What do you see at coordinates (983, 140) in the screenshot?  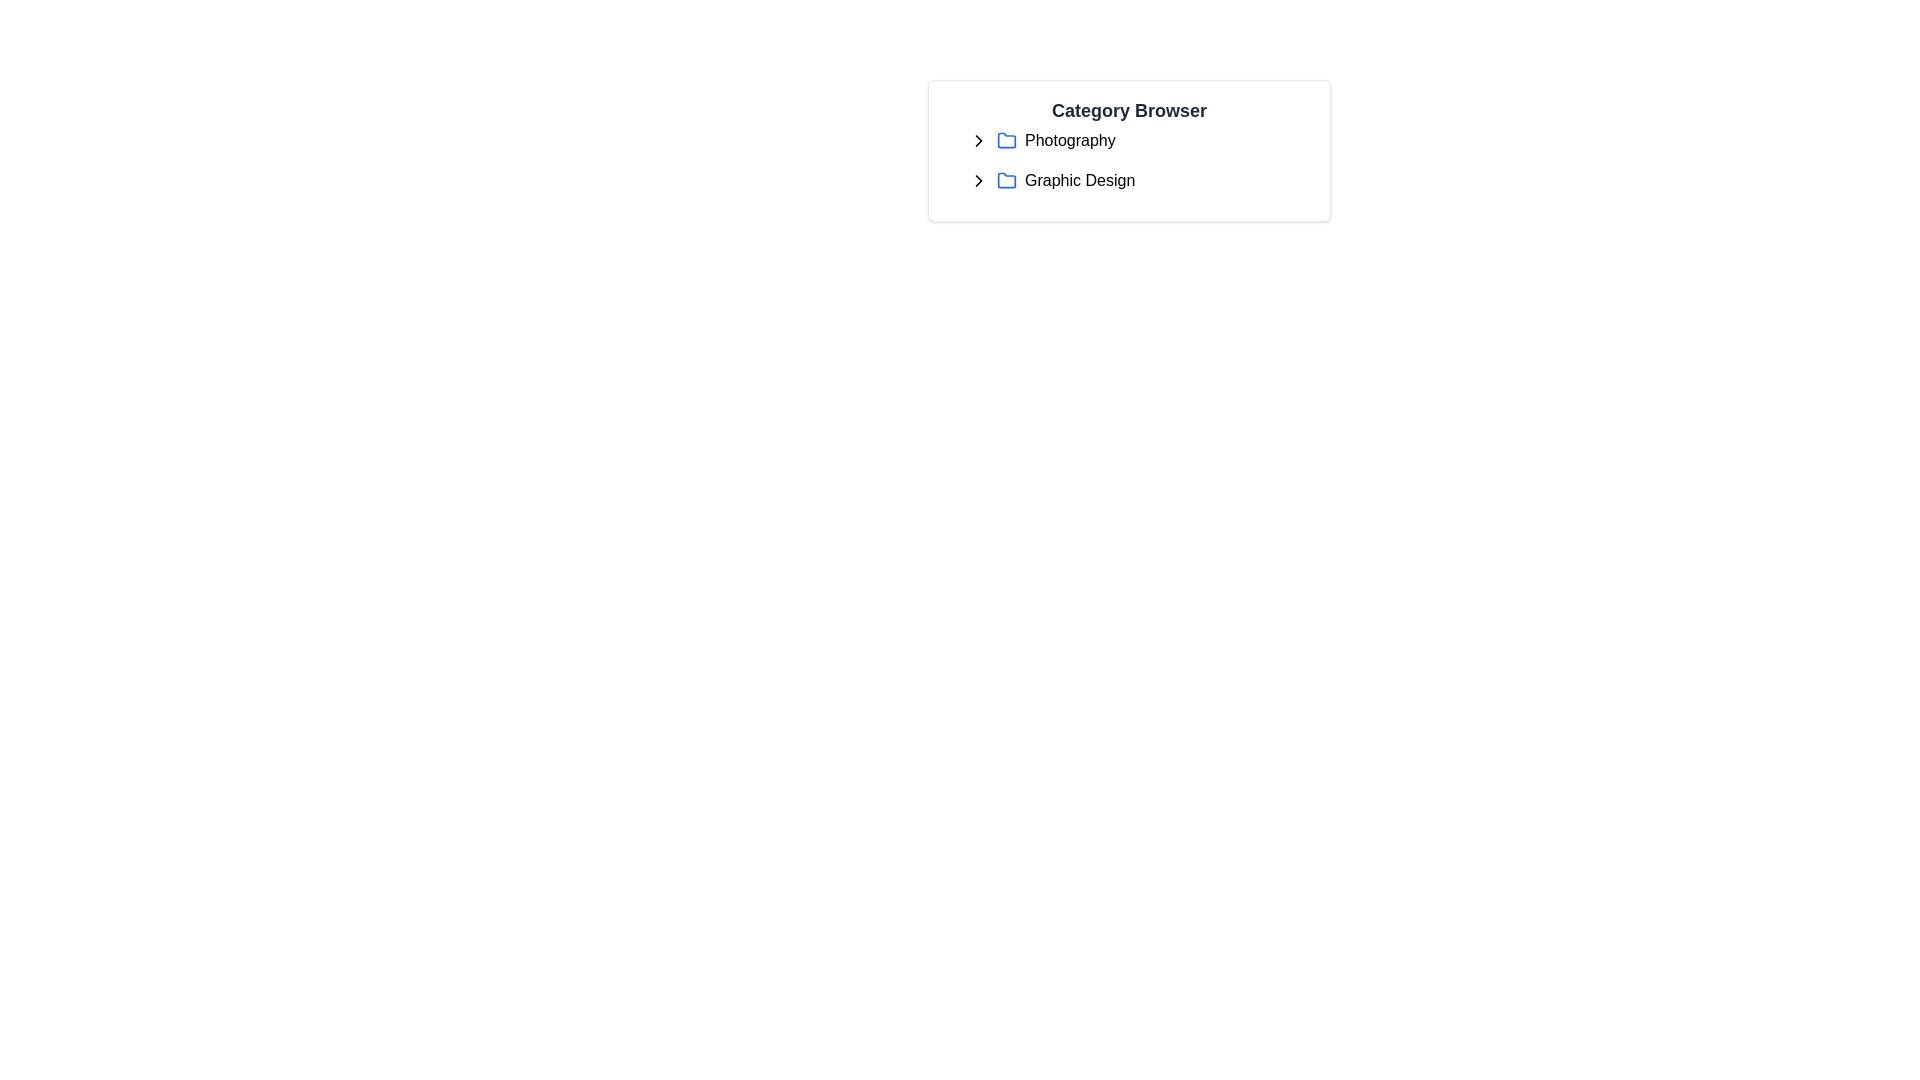 I see `the chevron icon next to the 'Photography' text` at bounding box center [983, 140].